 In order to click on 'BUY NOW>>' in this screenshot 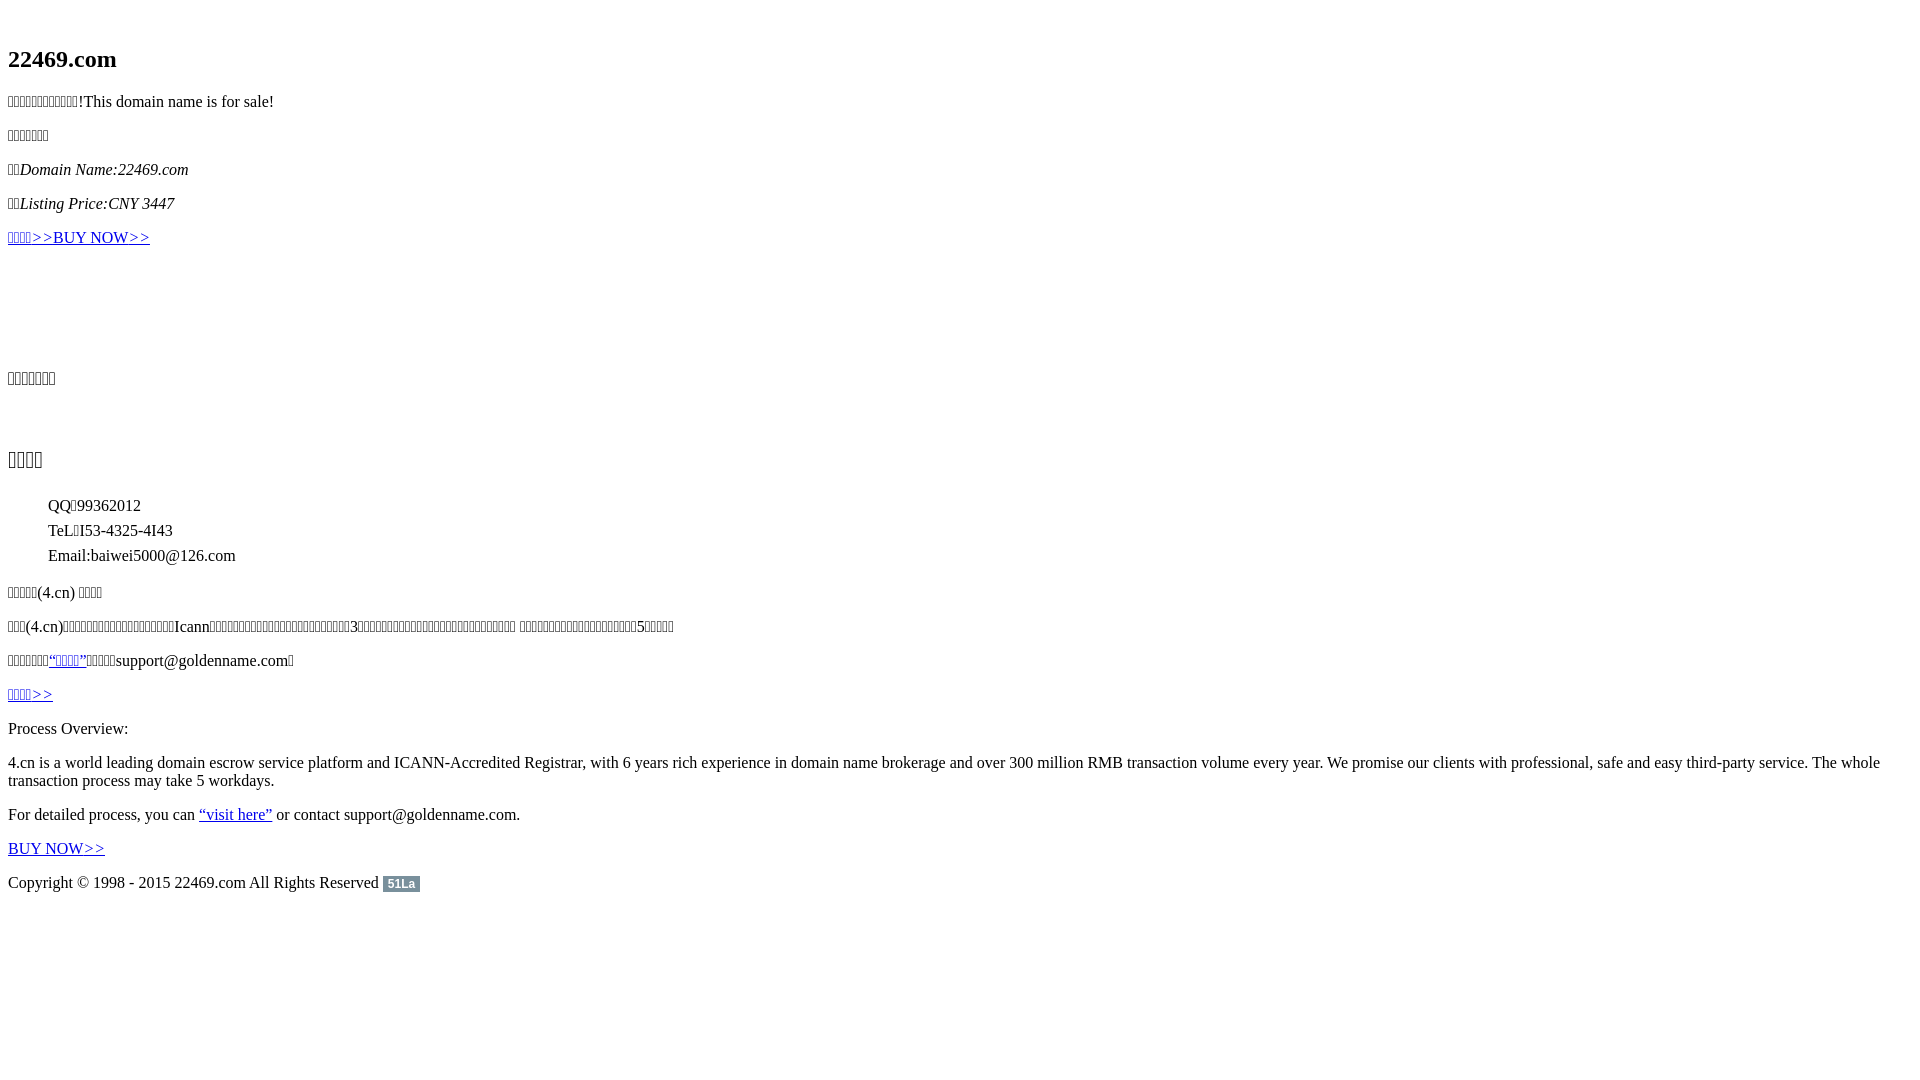, I will do `click(100, 237)`.